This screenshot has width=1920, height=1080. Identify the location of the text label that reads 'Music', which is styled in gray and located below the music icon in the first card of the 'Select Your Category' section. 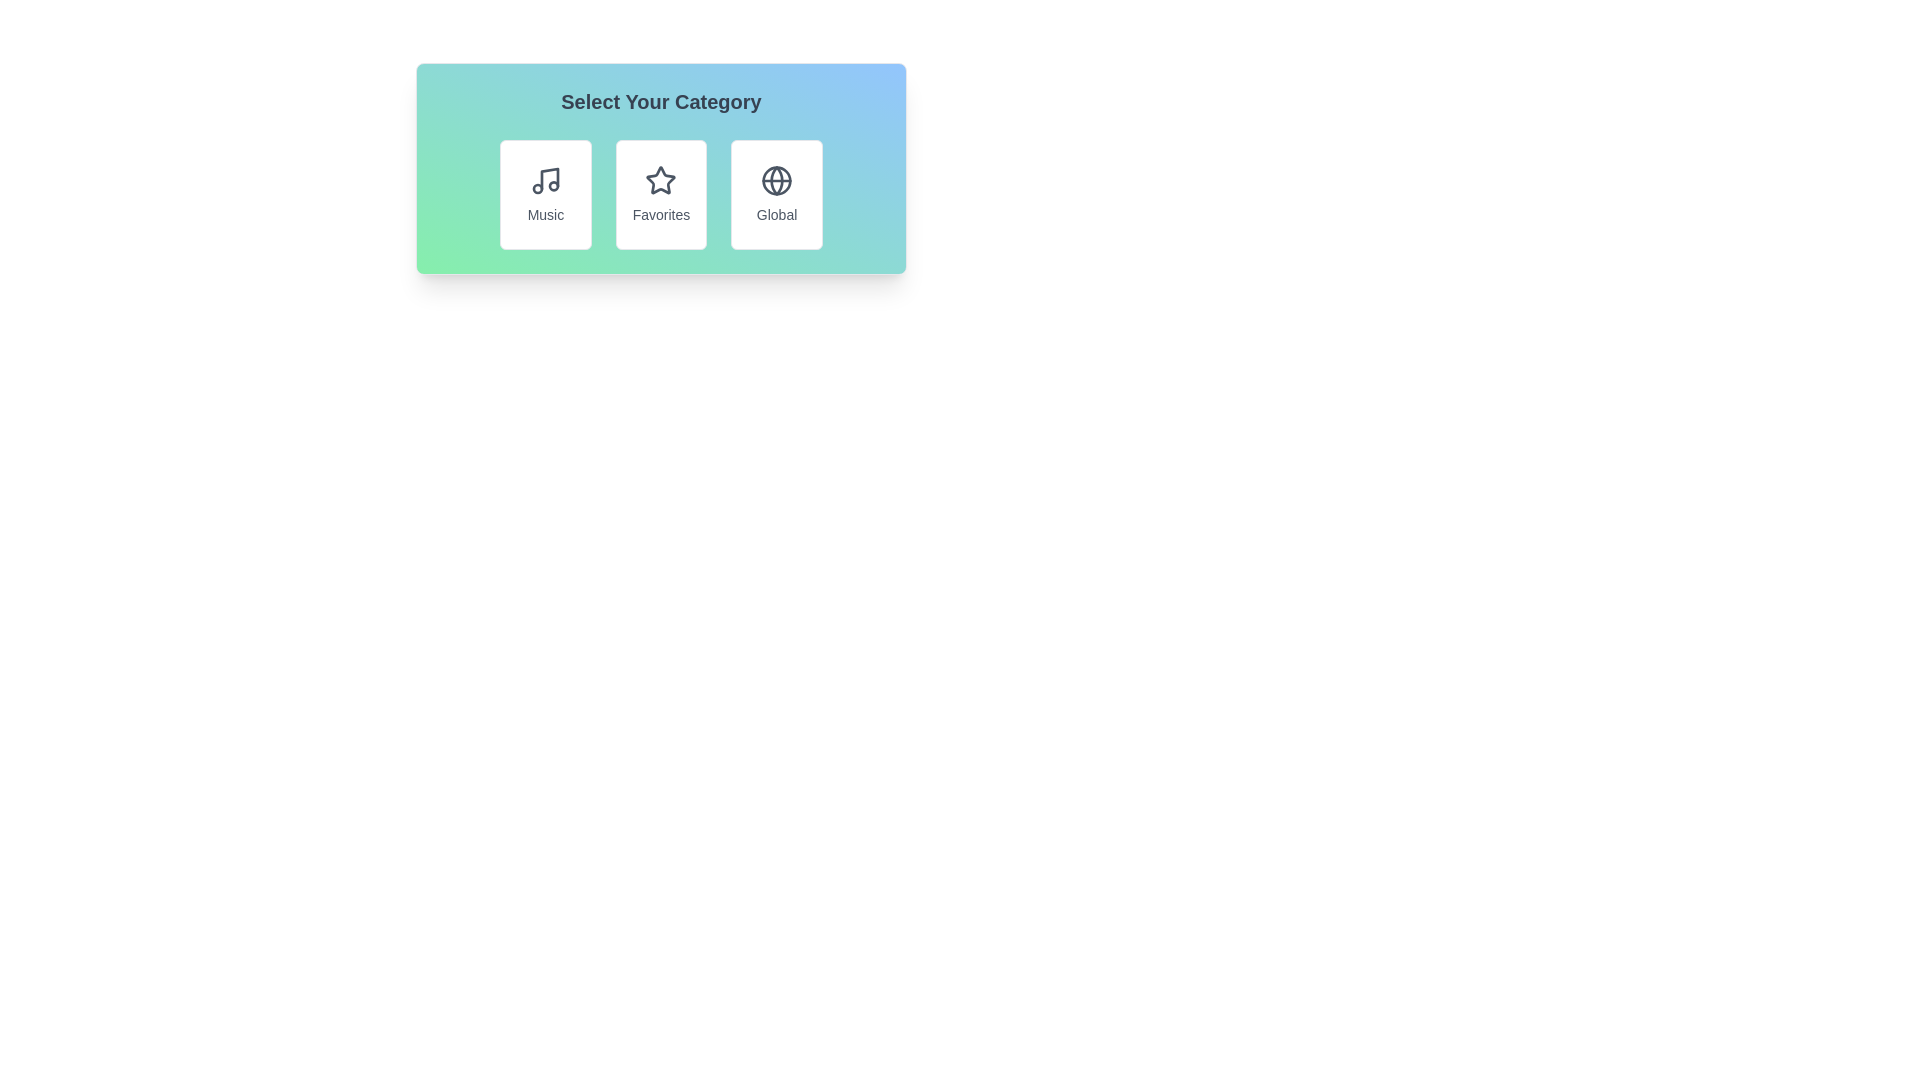
(545, 215).